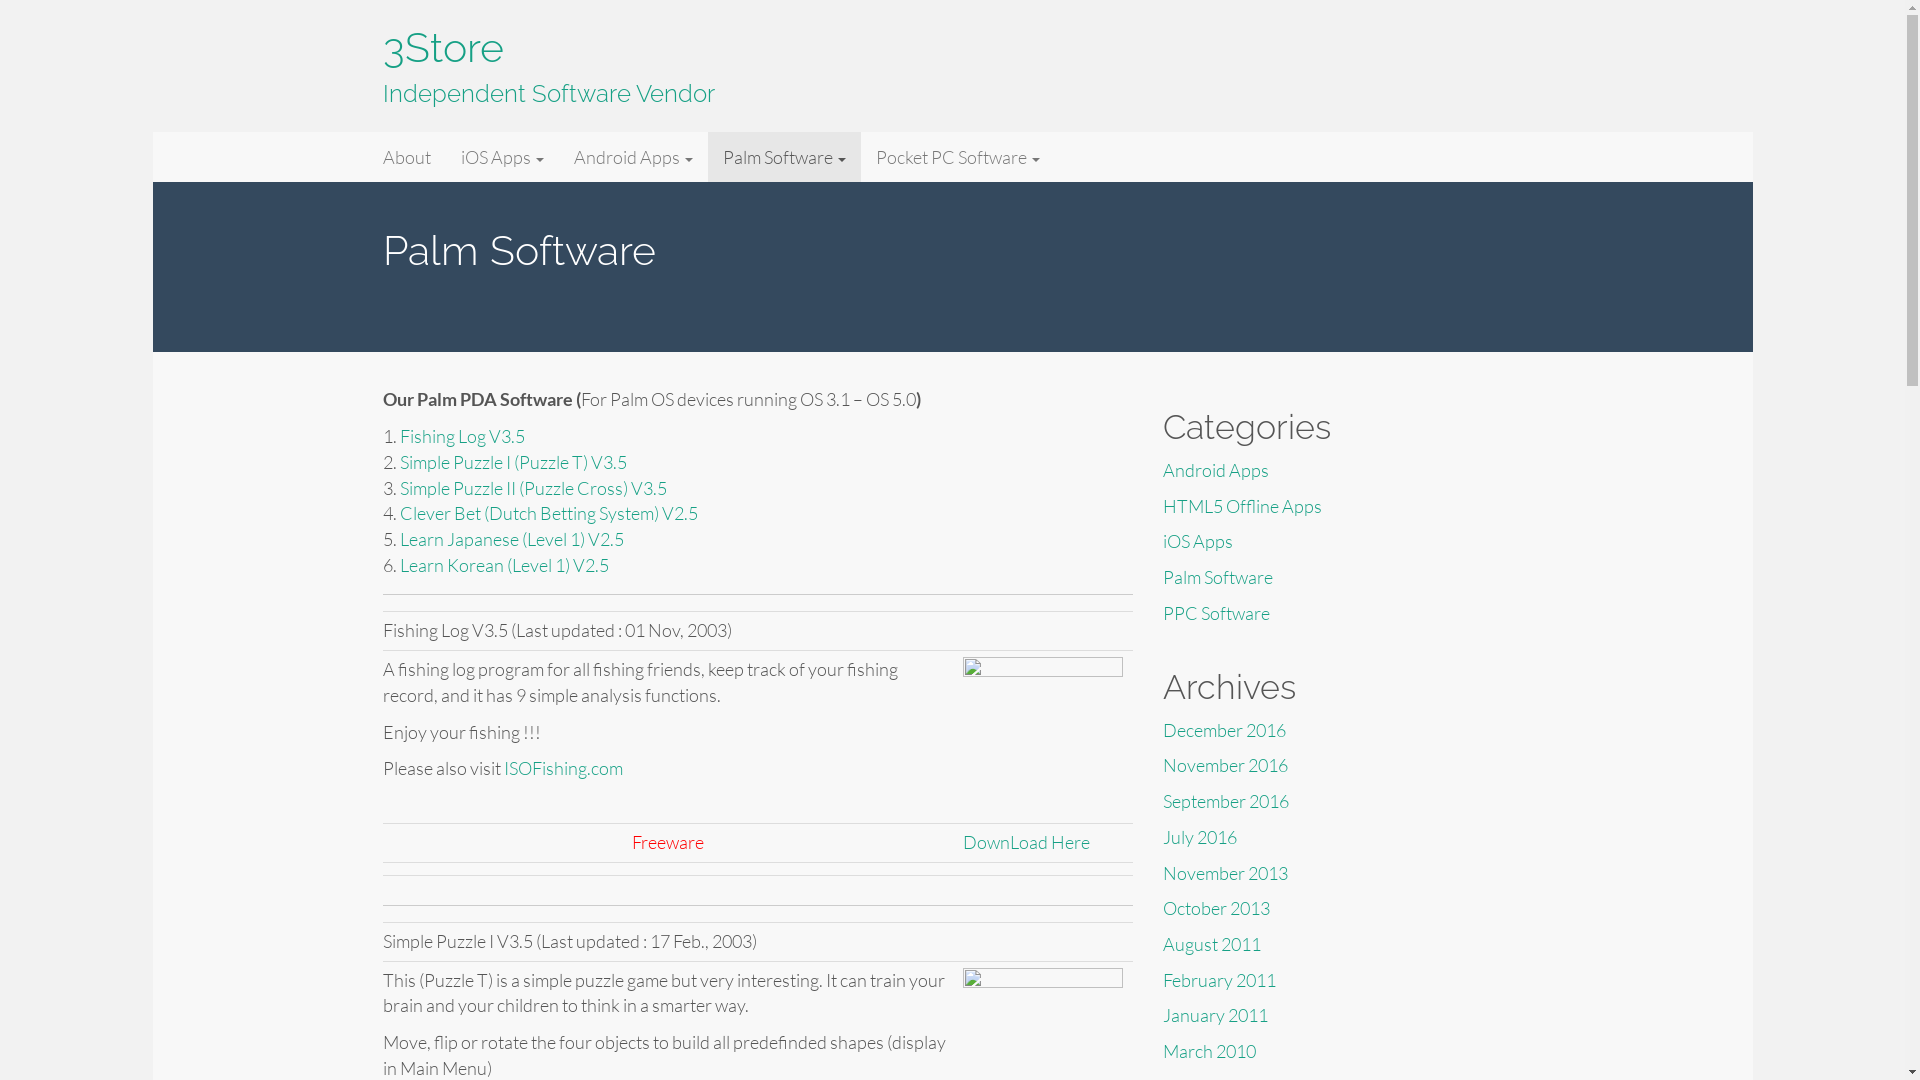 This screenshot has width=1920, height=1080. I want to click on 'August 2011', so click(1209, 944).